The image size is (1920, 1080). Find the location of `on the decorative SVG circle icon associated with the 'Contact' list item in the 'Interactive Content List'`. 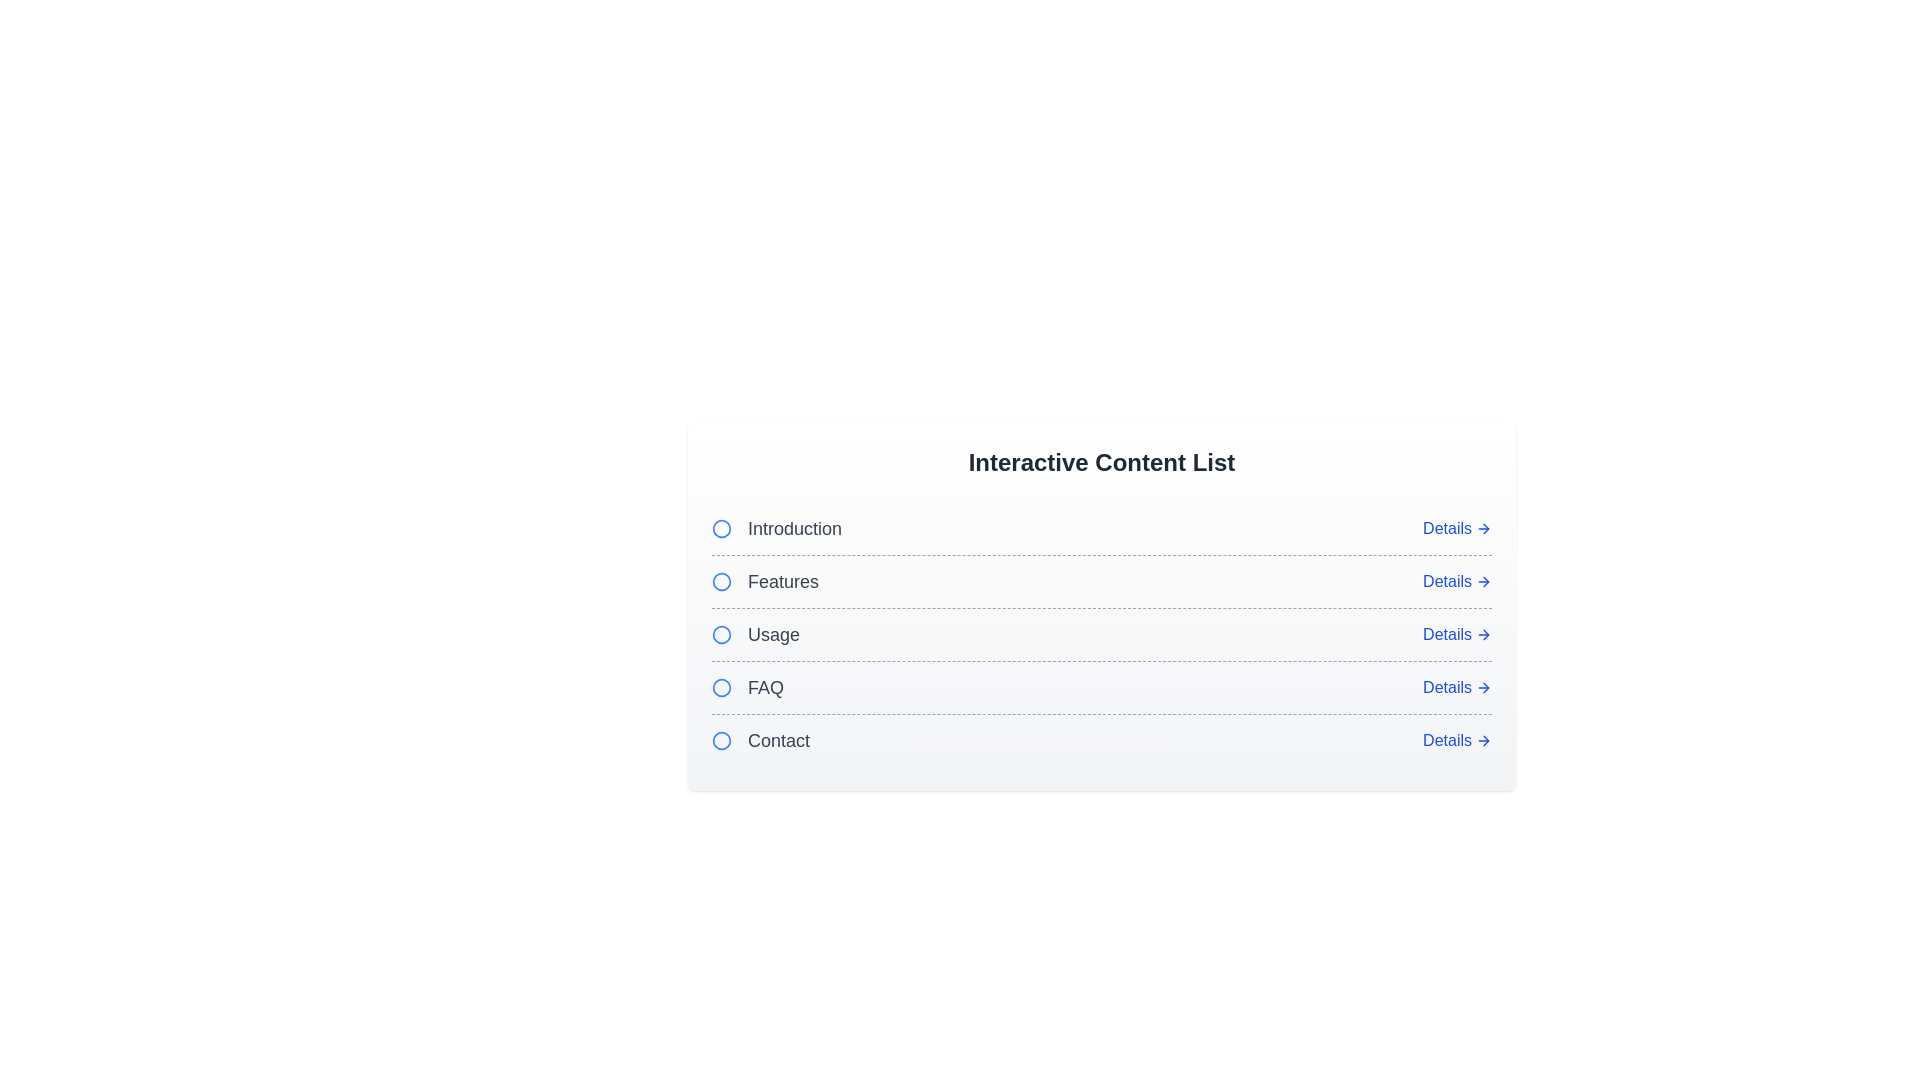

on the decorative SVG circle icon associated with the 'Contact' list item in the 'Interactive Content List' is located at coordinates (720, 740).